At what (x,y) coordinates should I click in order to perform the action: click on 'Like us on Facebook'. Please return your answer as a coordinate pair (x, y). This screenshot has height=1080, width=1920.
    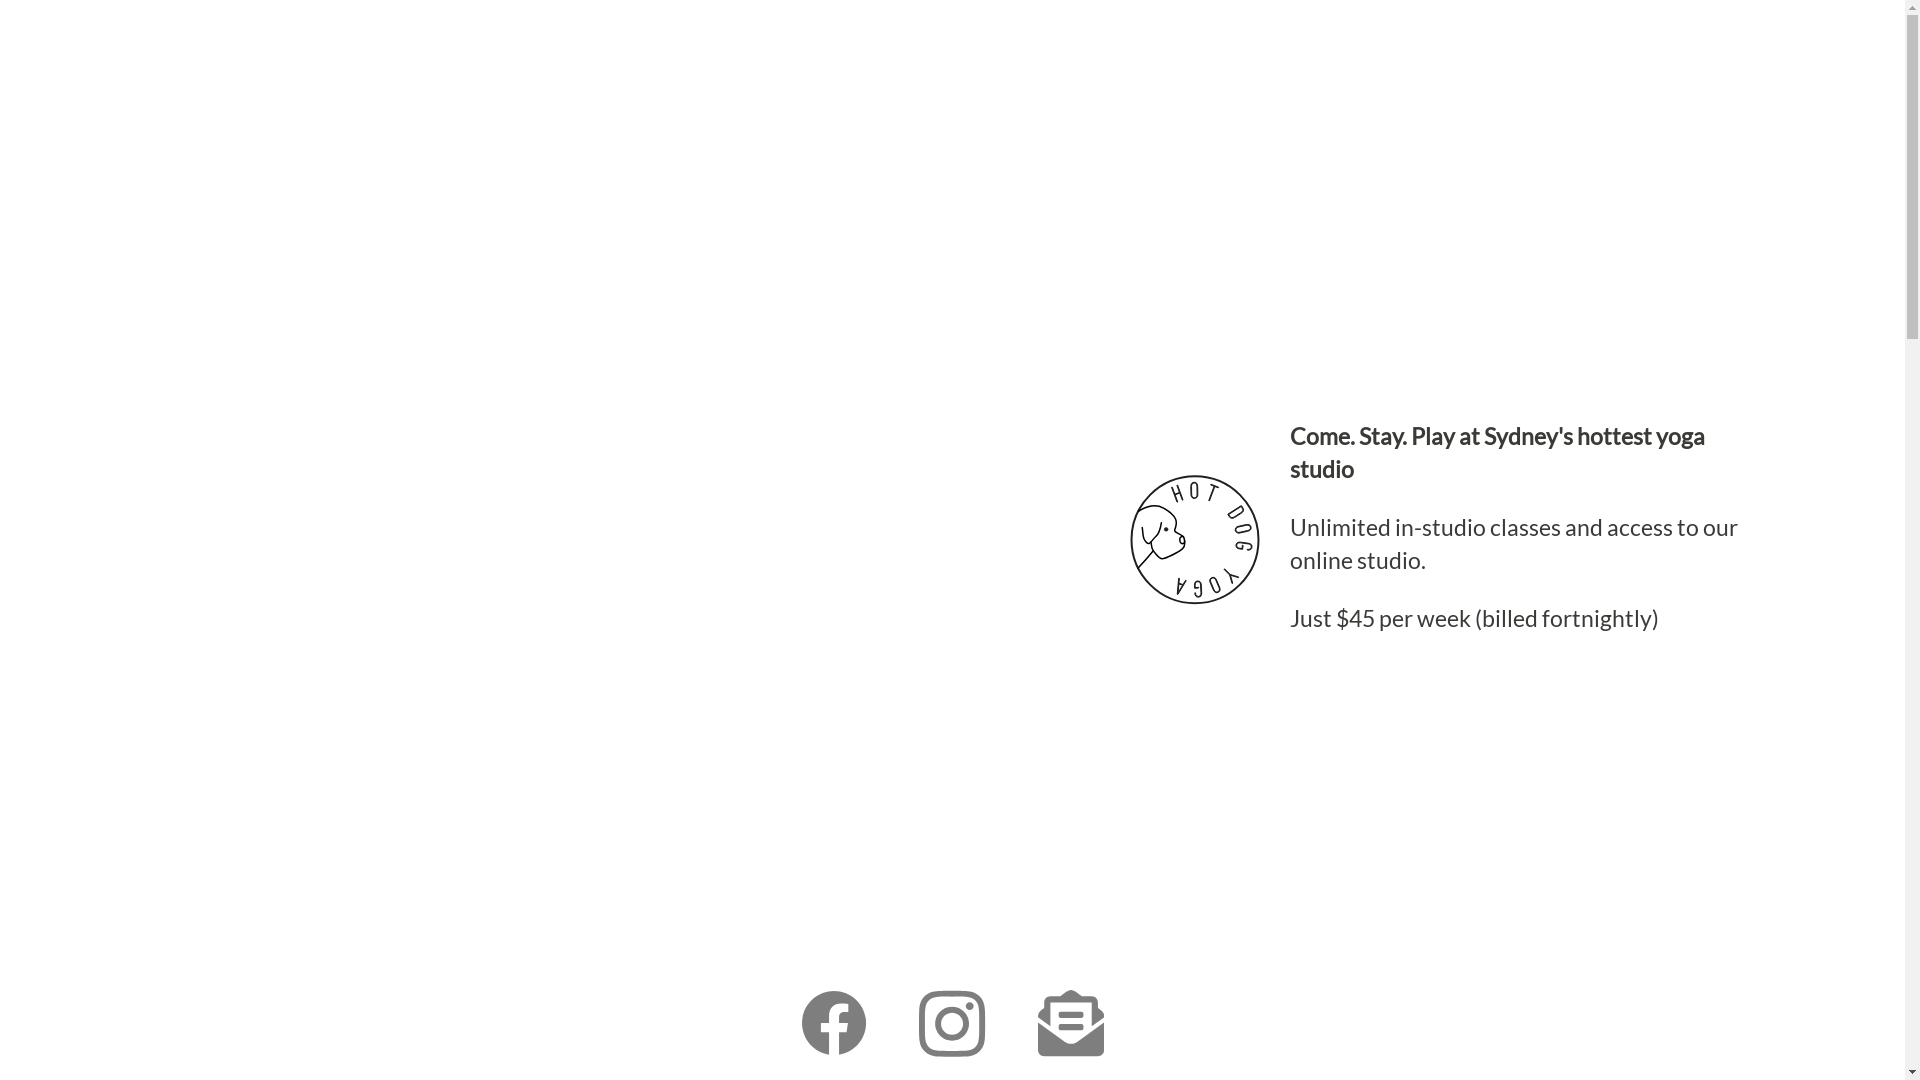
    Looking at the image, I should click on (801, 1019).